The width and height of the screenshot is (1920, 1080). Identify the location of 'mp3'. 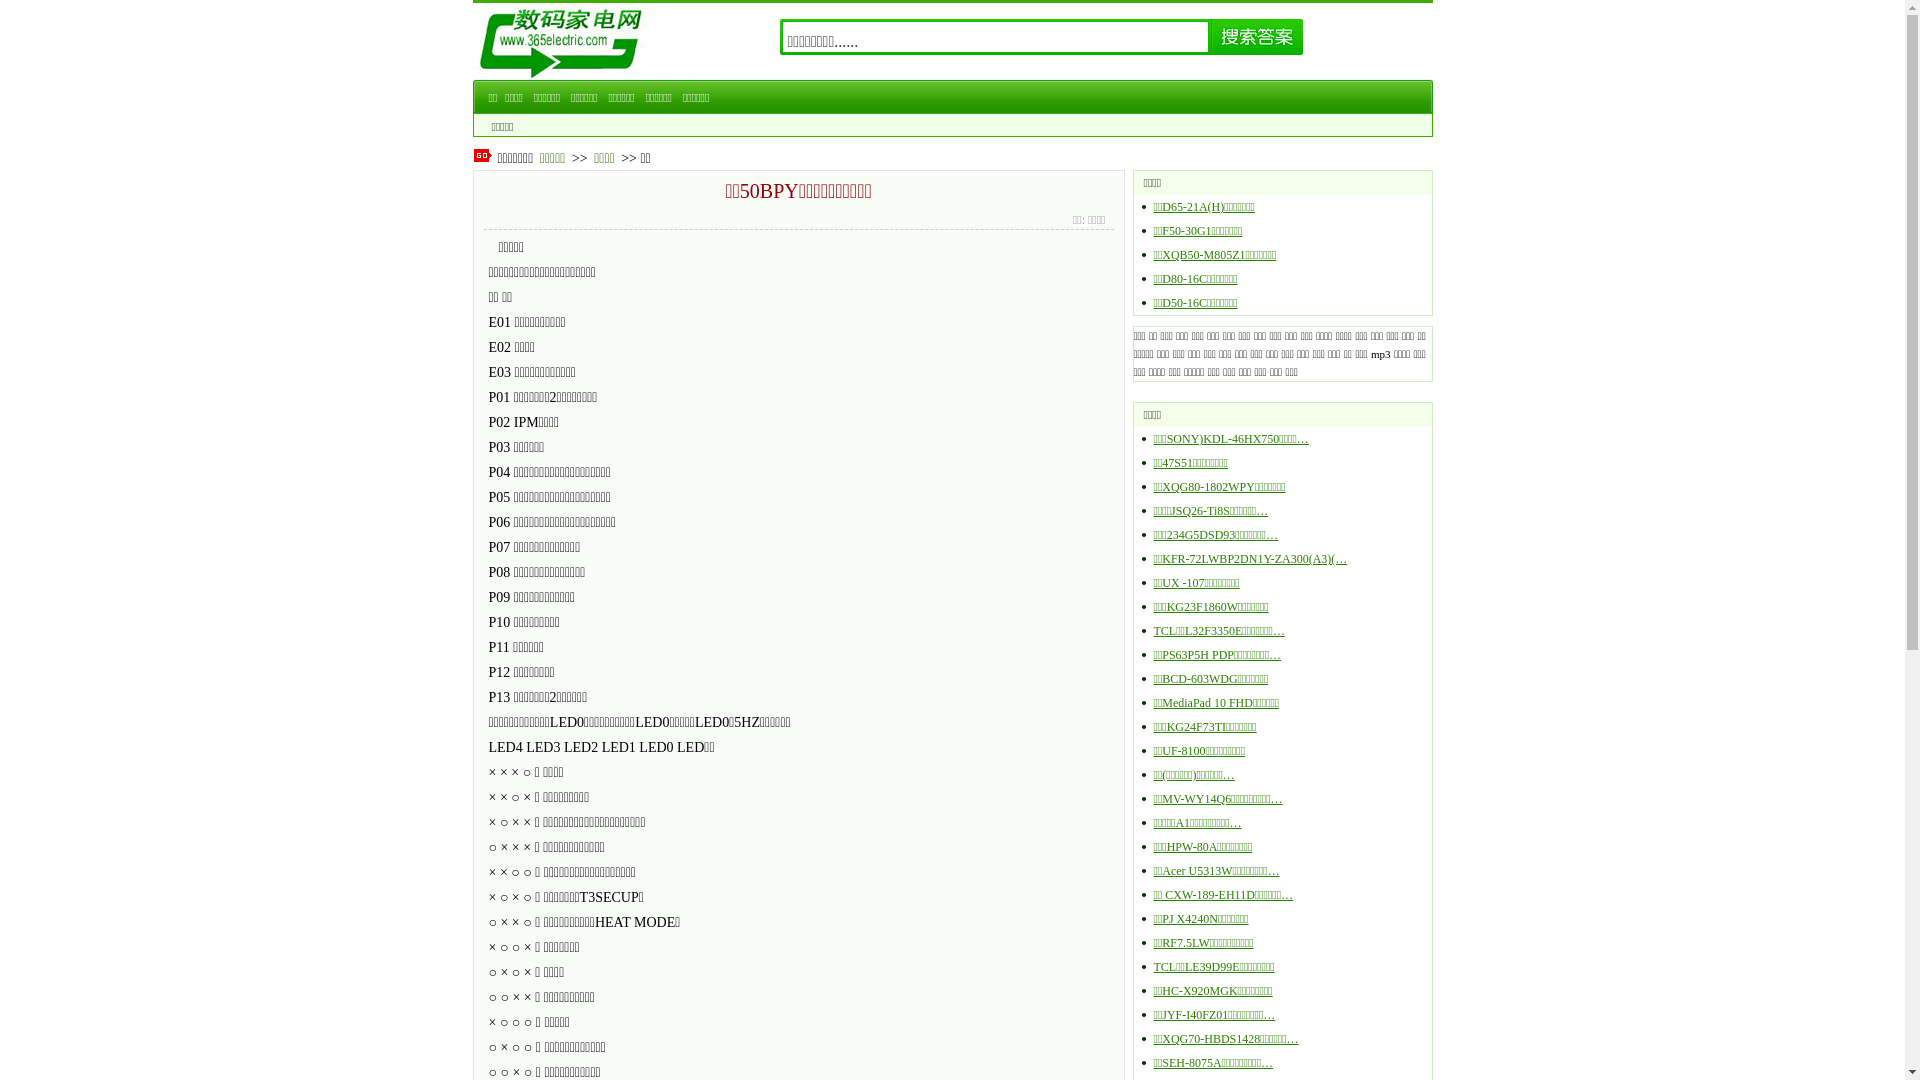
(1380, 352).